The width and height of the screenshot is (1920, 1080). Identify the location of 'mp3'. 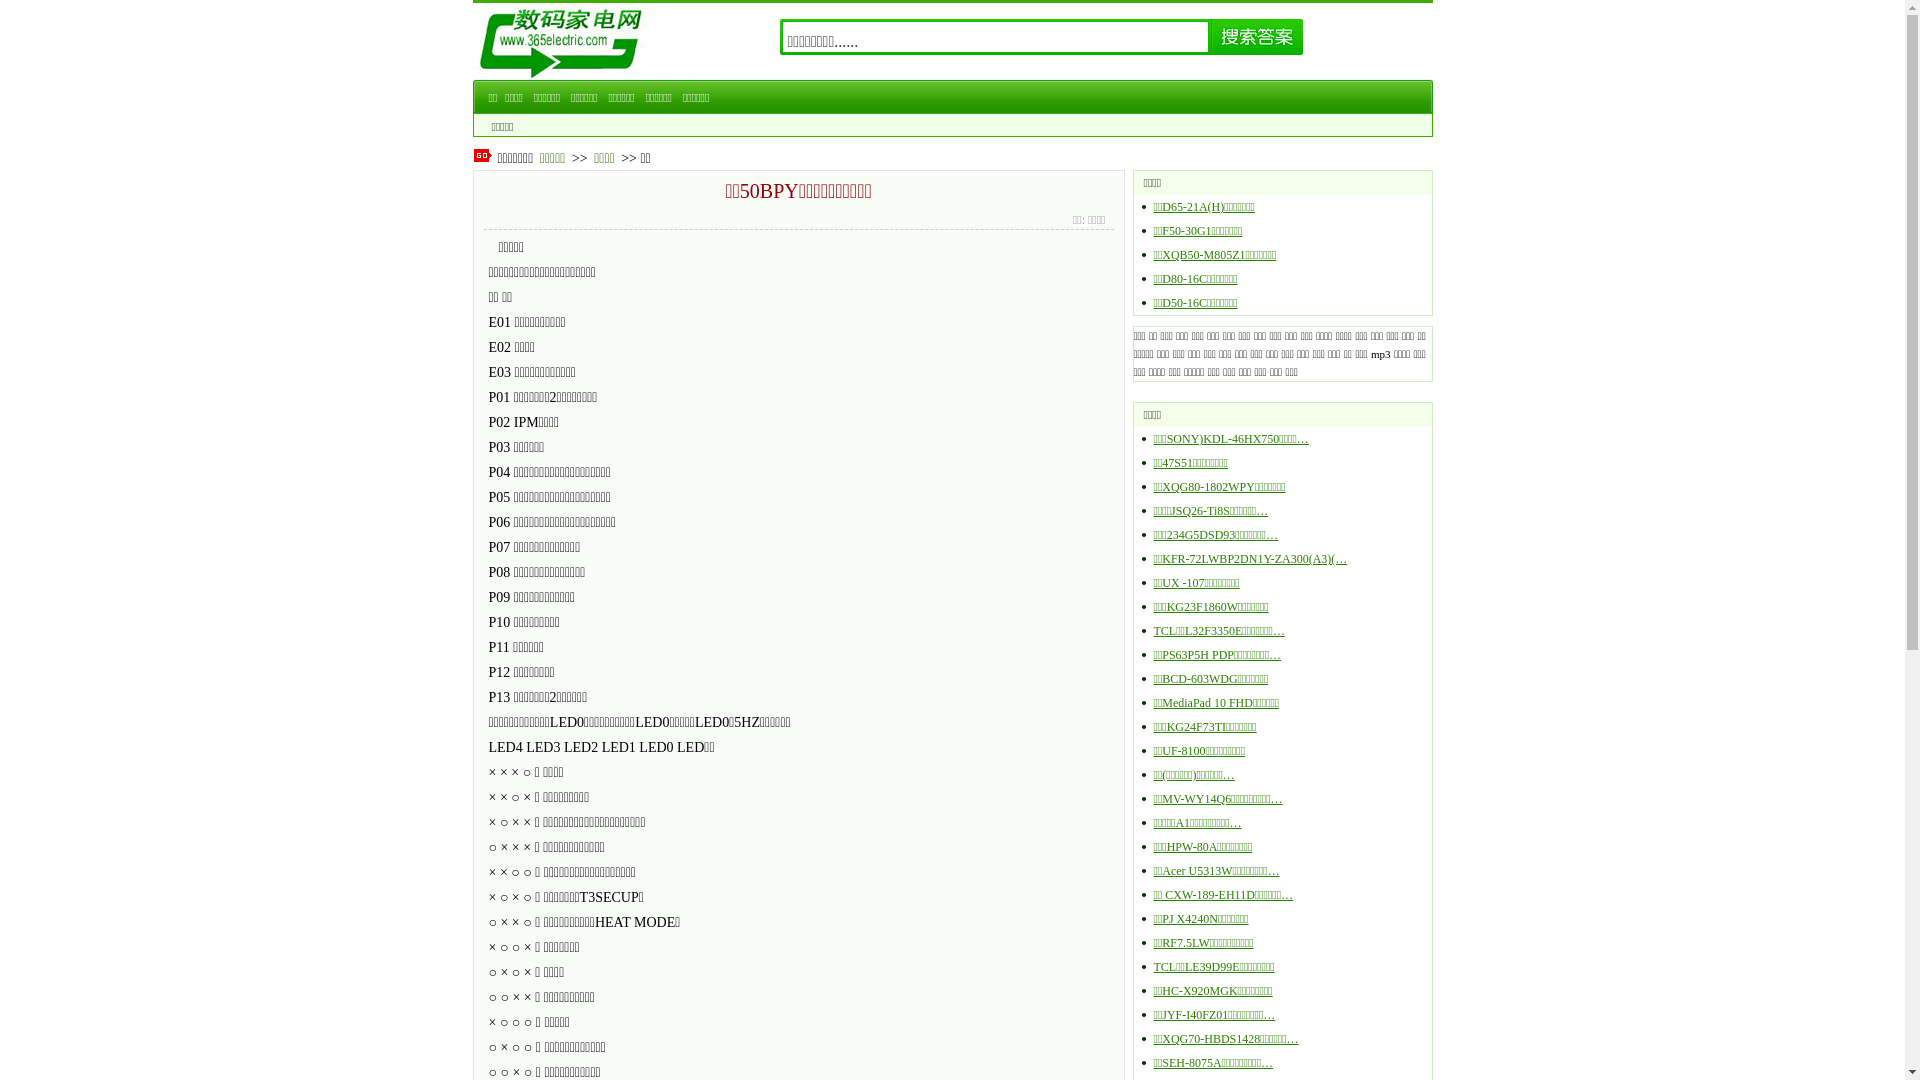
(1380, 352).